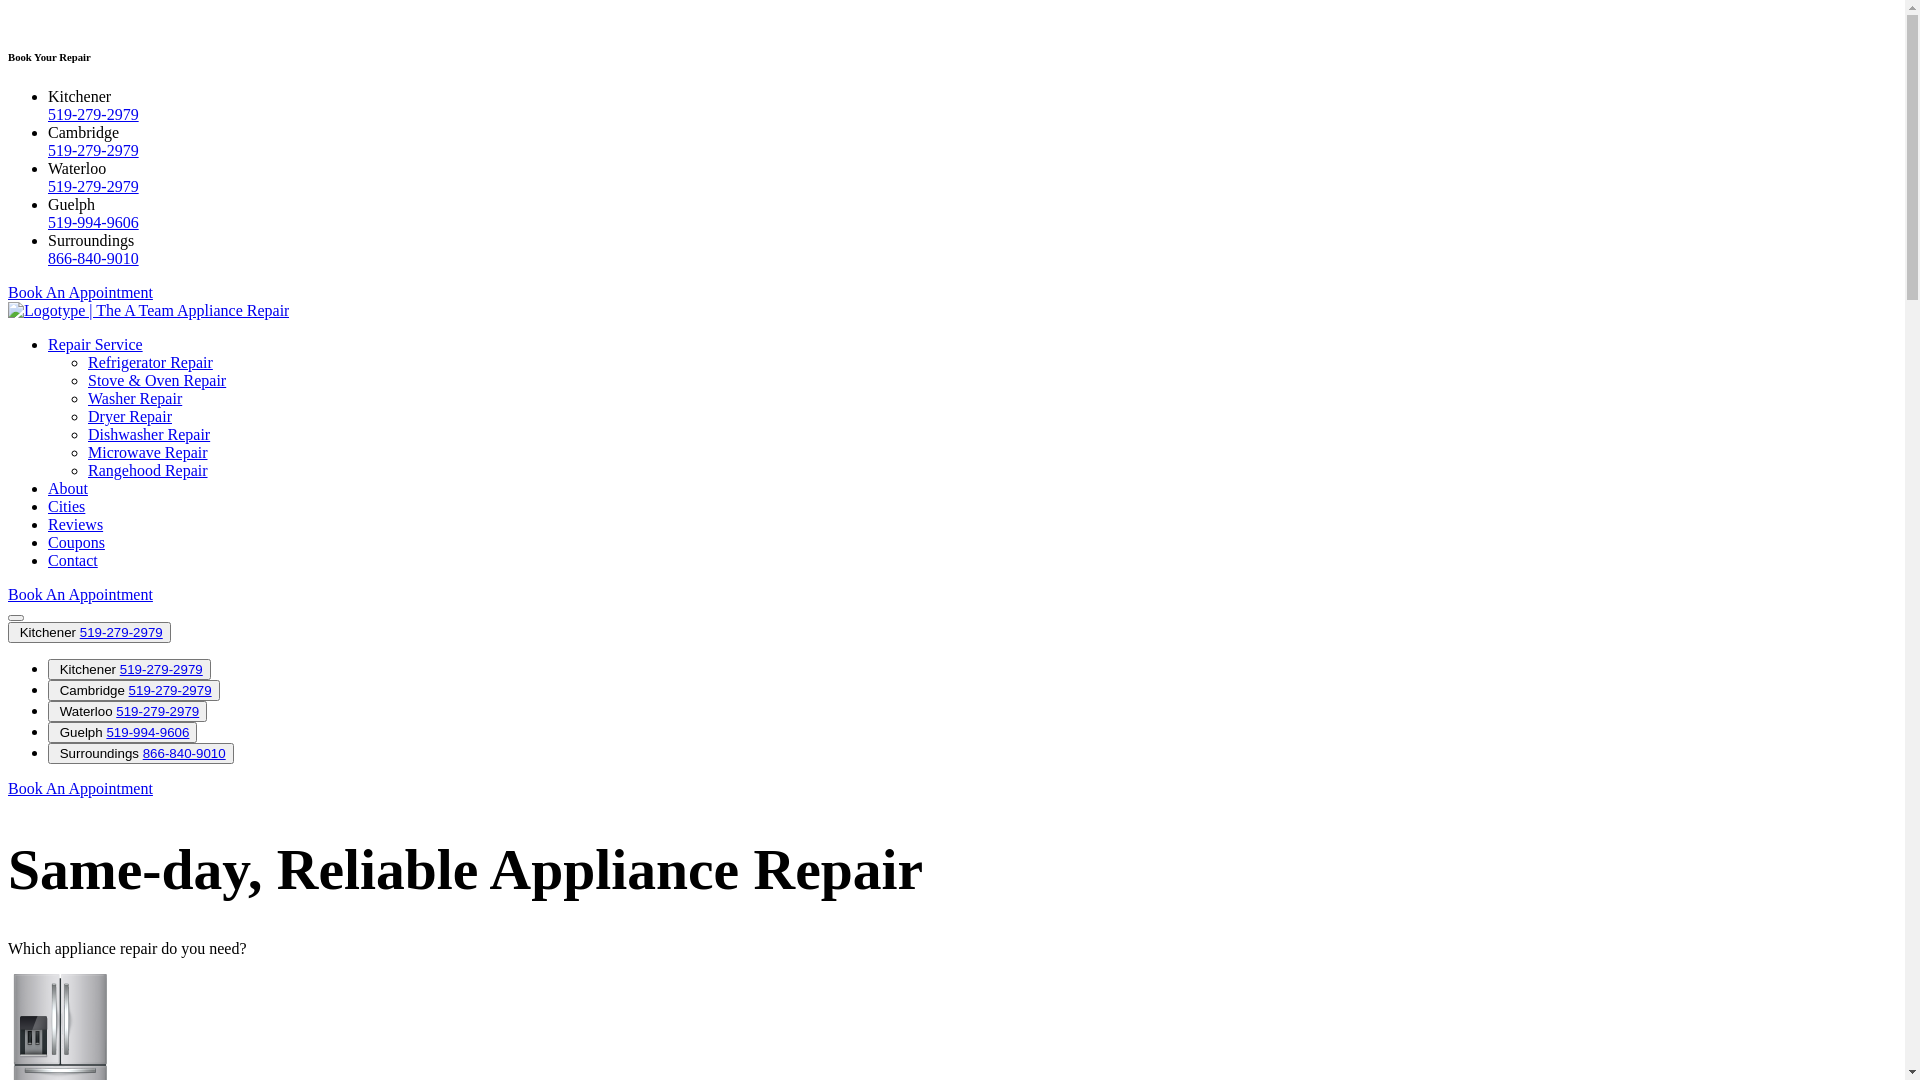 The height and width of the screenshot is (1080, 1920). What do you see at coordinates (48, 689) in the screenshot?
I see `'Cambridge 519-279-2979'` at bounding box center [48, 689].